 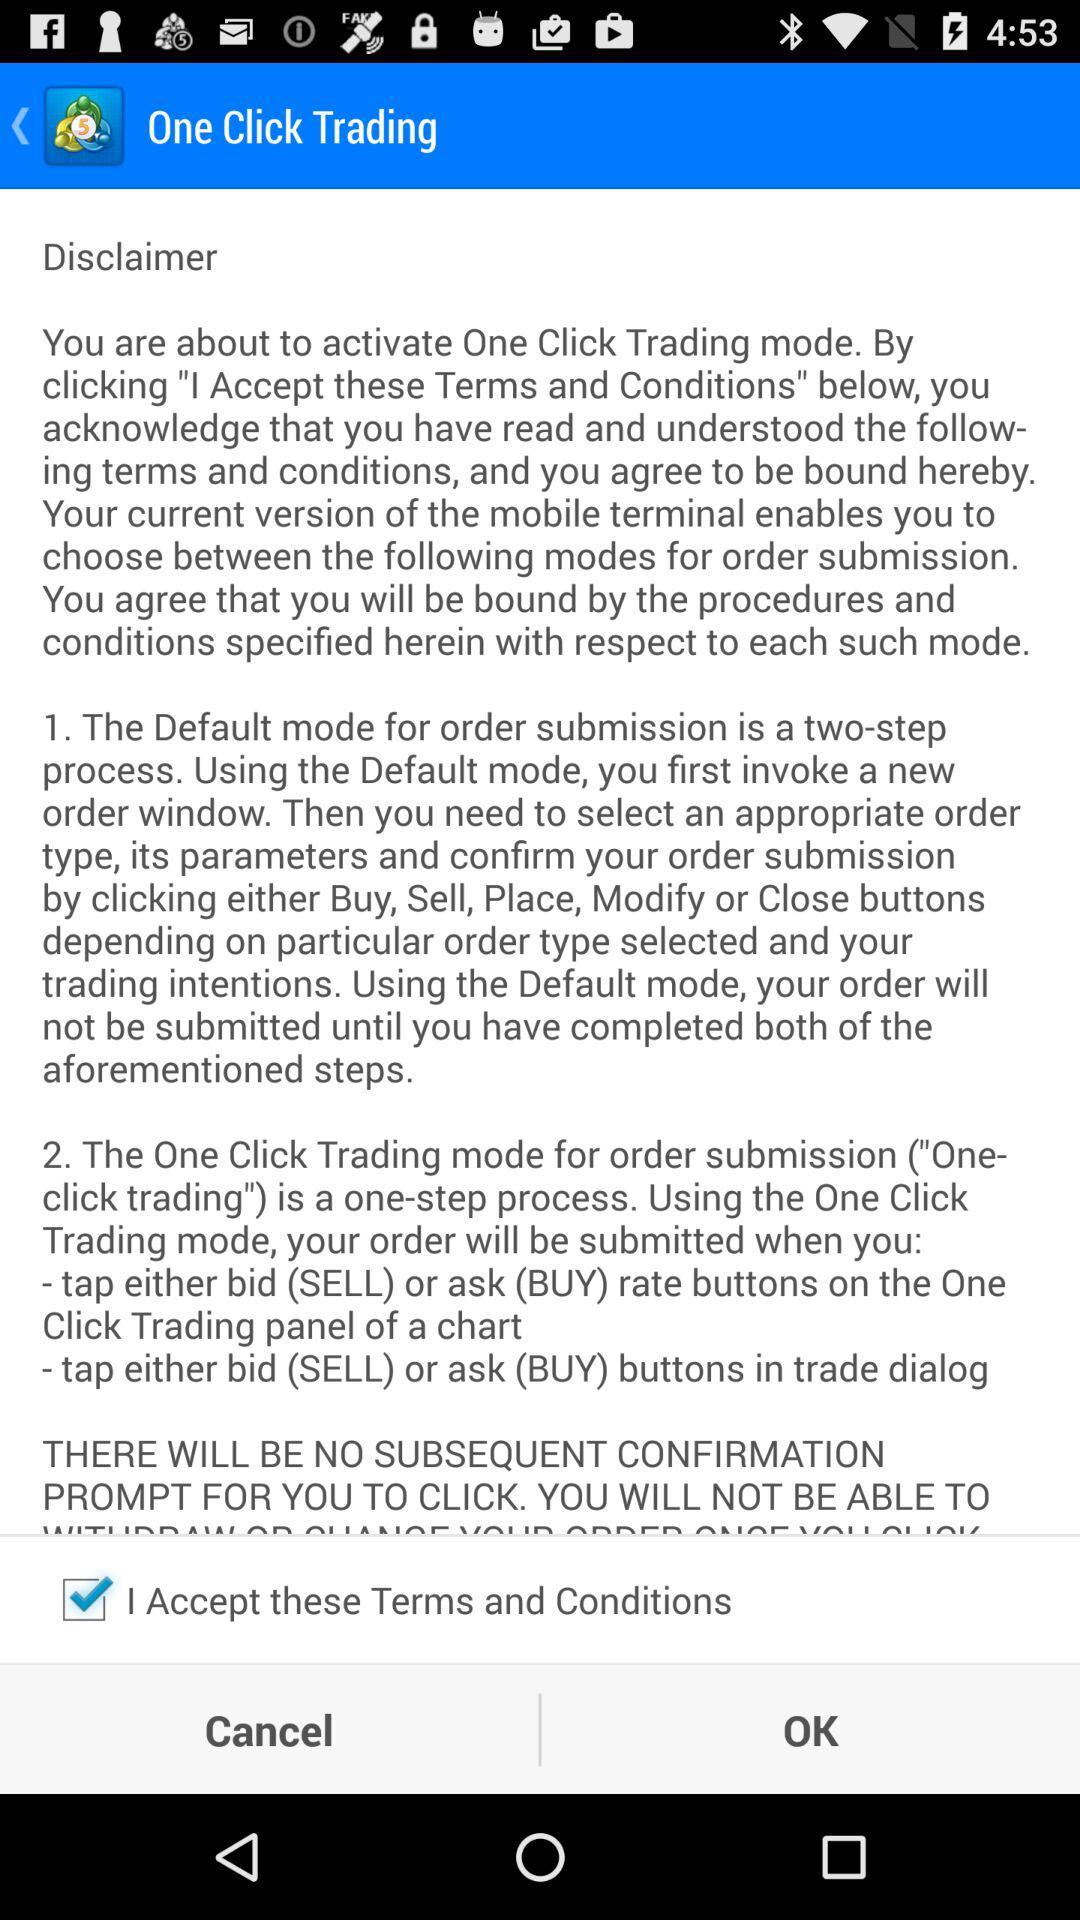 What do you see at coordinates (268, 1728) in the screenshot?
I see `cancel item` at bounding box center [268, 1728].